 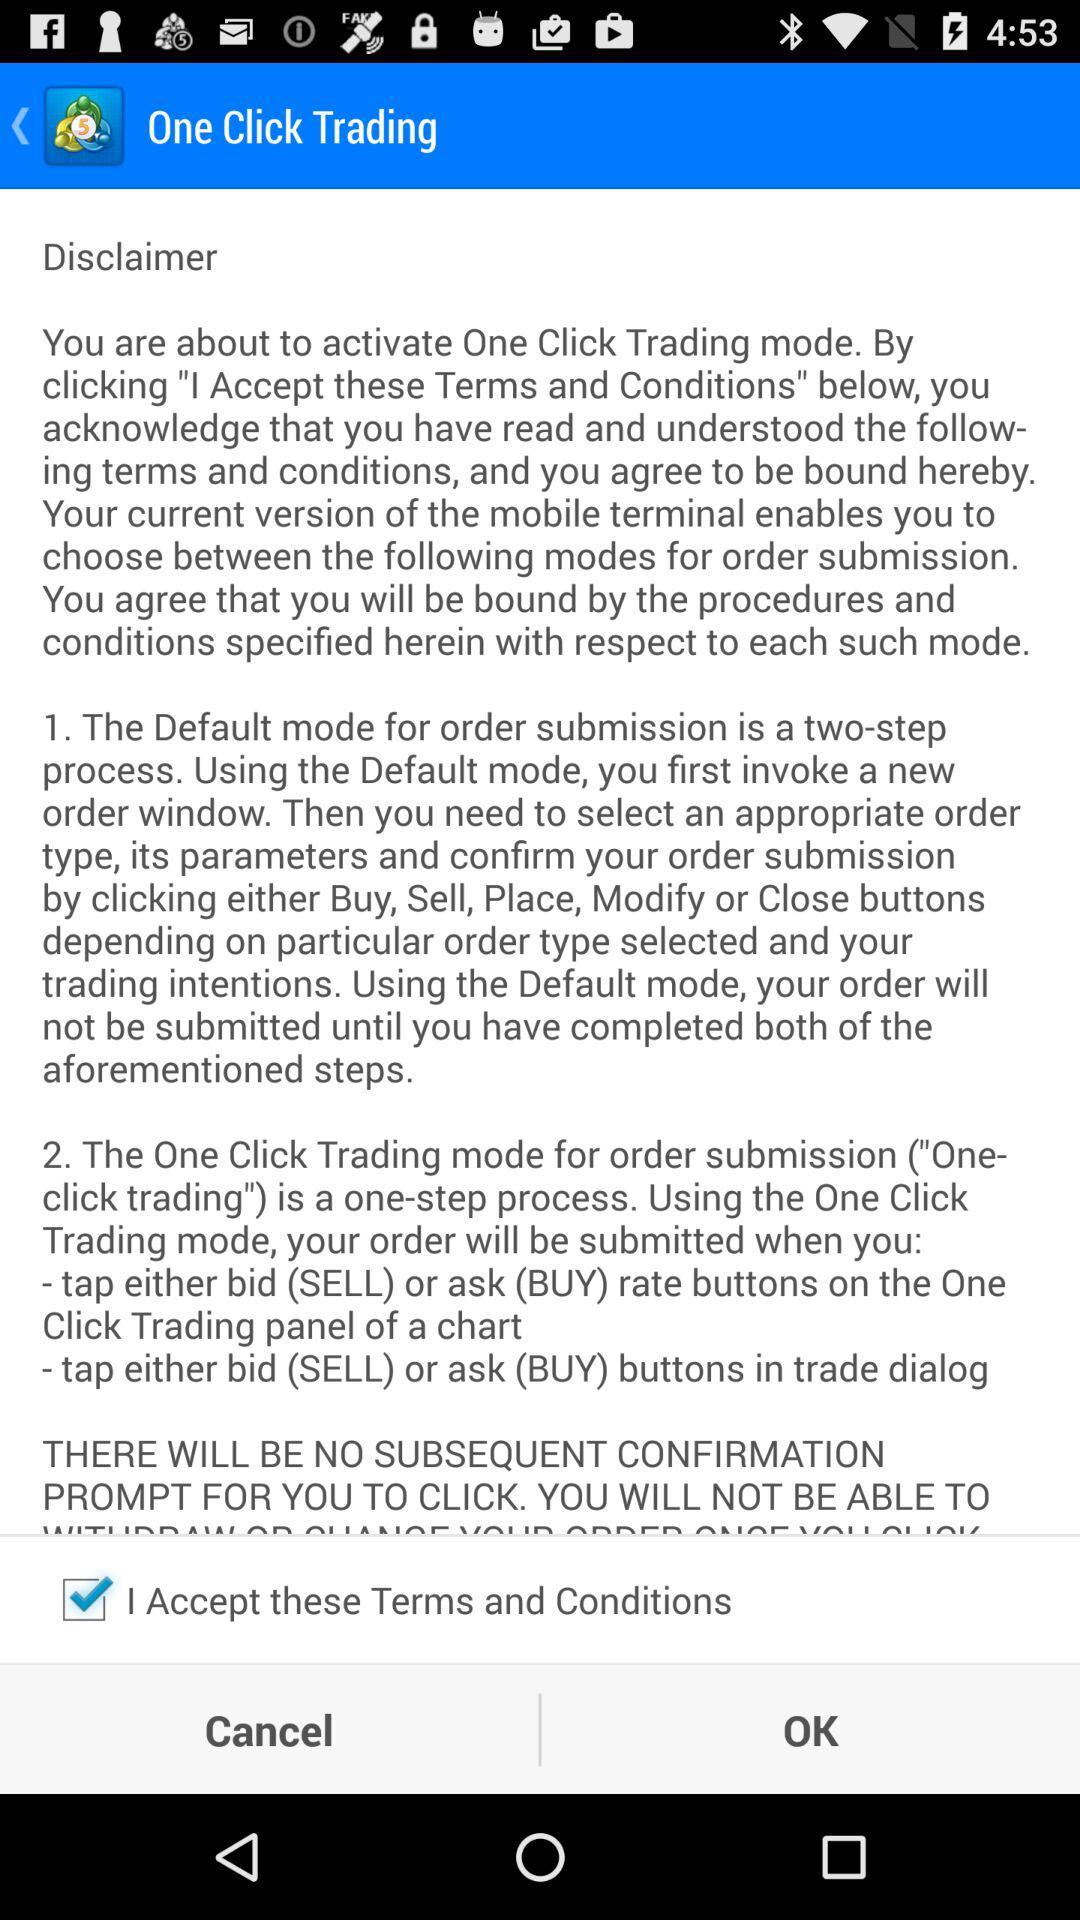 What do you see at coordinates (268, 1728) in the screenshot?
I see `cancel item` at bounding box center [268, 1728].